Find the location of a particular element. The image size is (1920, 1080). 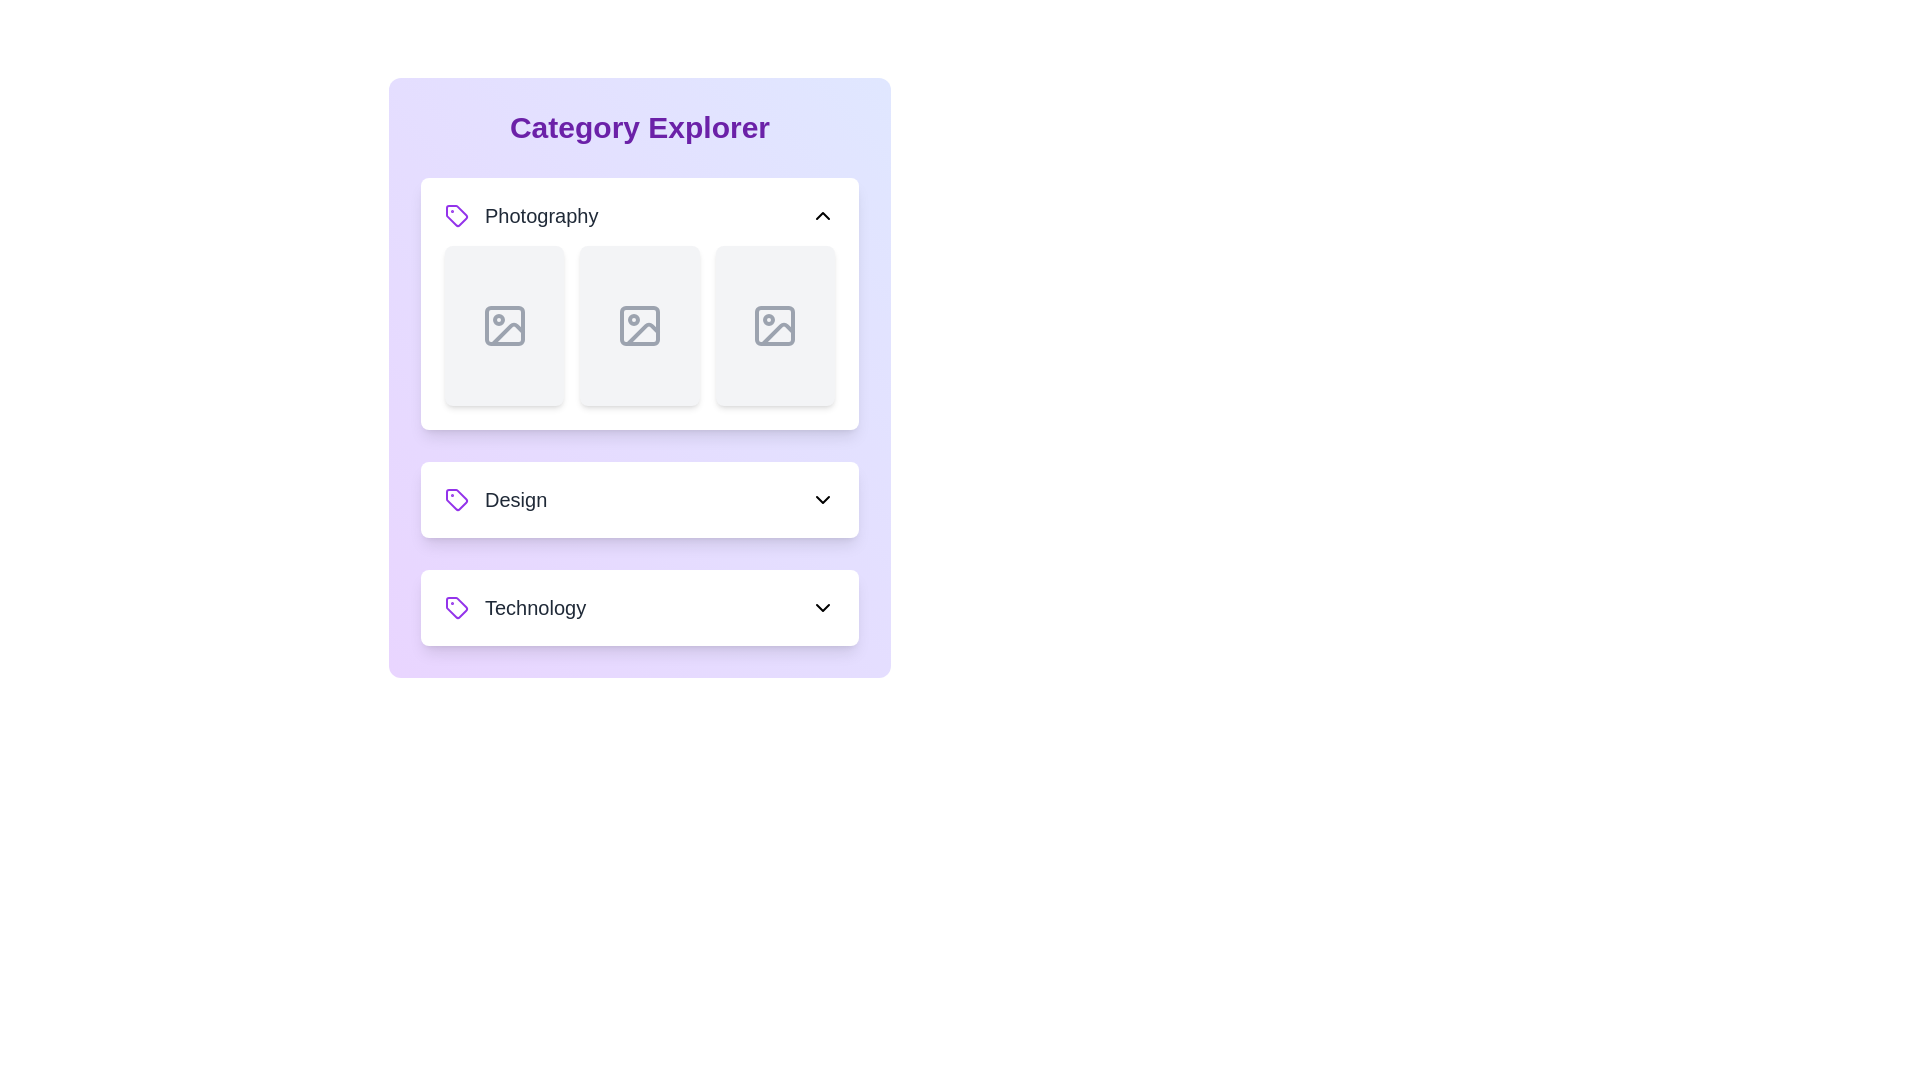

the icon next to the category name is located at coordinates (455, 216).